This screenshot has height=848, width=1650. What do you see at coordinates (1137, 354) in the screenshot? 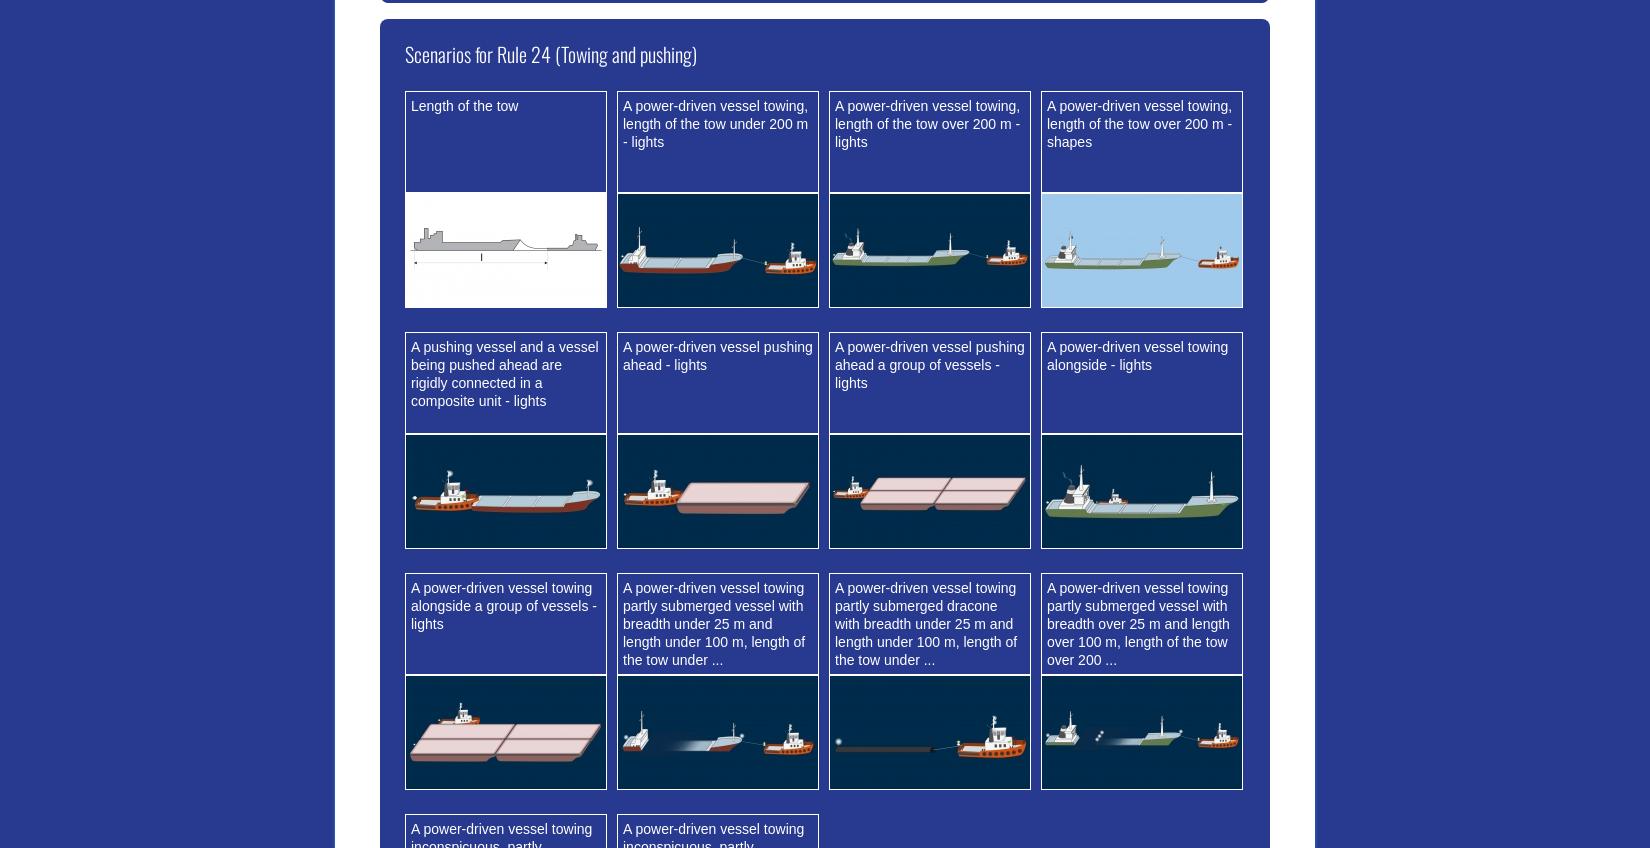
I see `'A power-driven vessel towing alongside - lights'` at bounding box center [1137, 354].